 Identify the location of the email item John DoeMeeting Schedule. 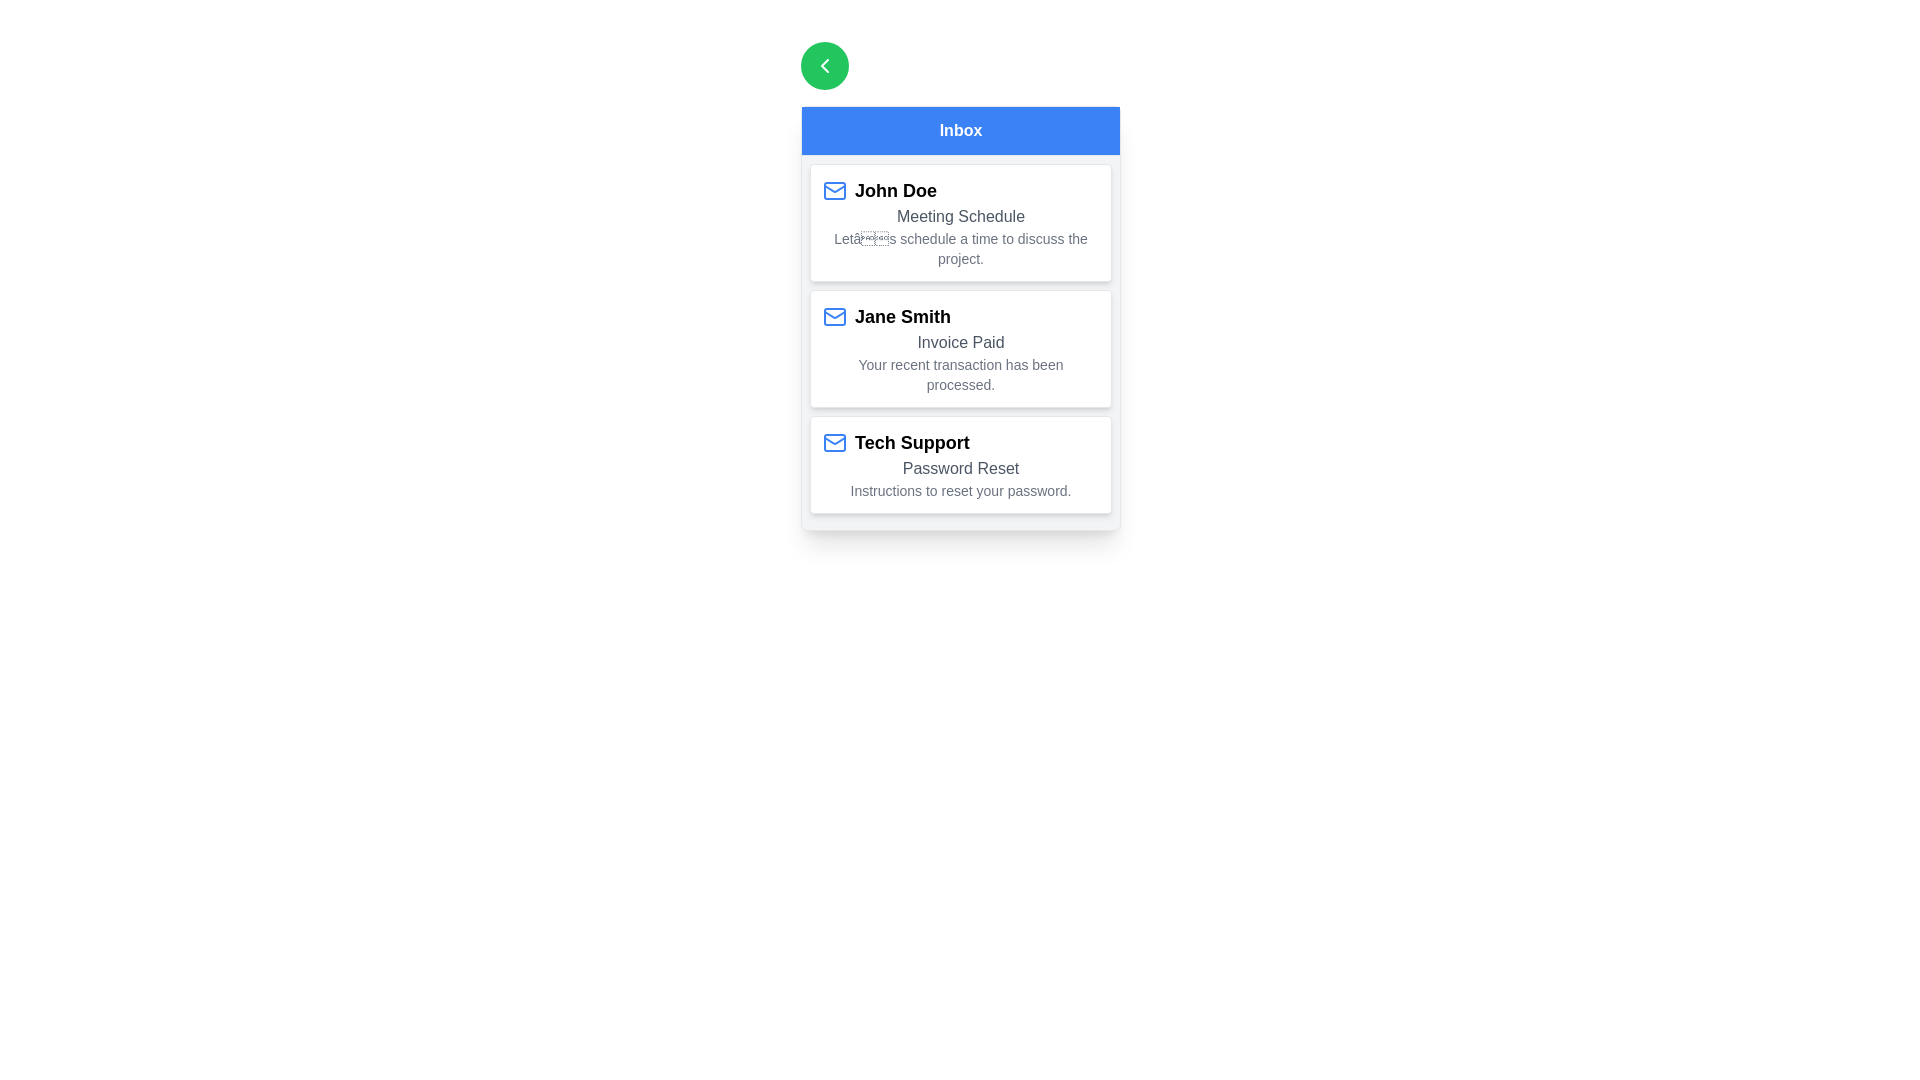
(960, 223).